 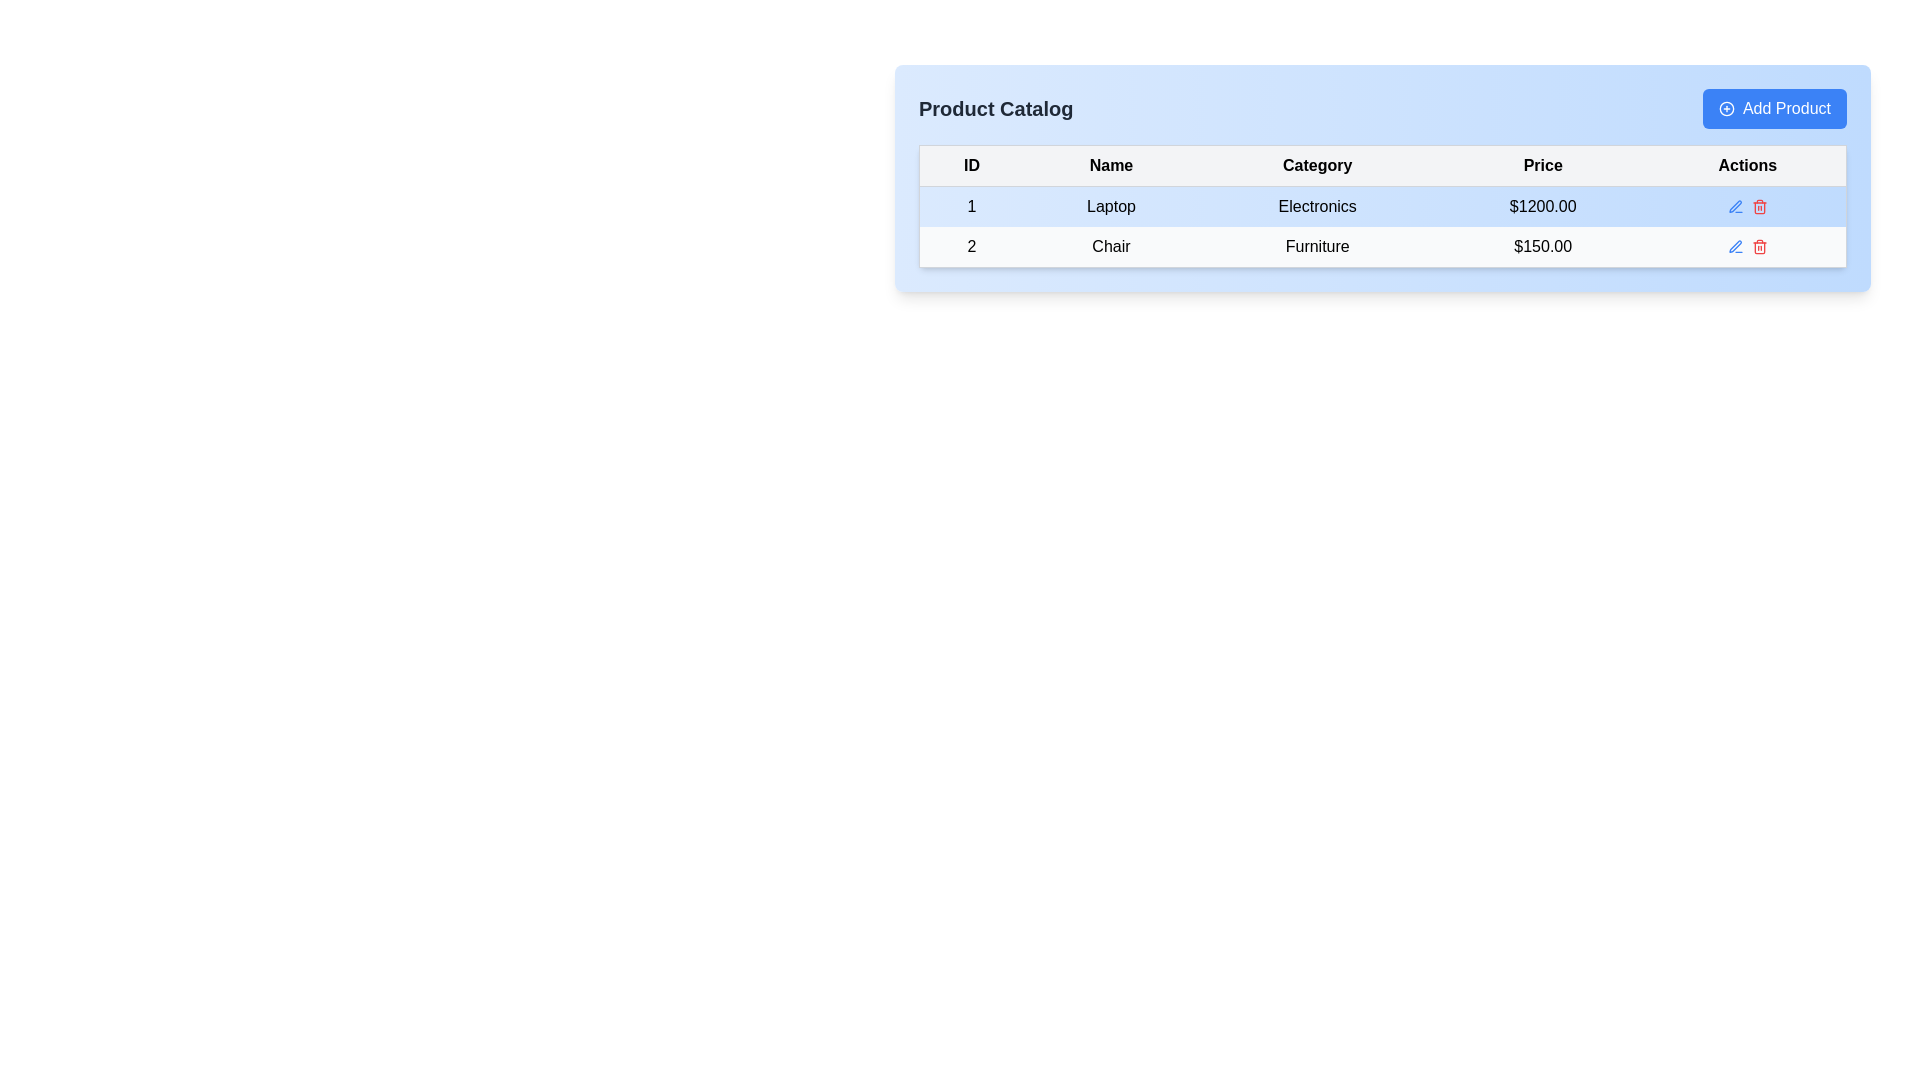 What do you see at coordinates (1381, 206) in the screenshot?
I see `the first row of the product catalog table containing the product 'Laptop'` at bounding box center [1381, 206].